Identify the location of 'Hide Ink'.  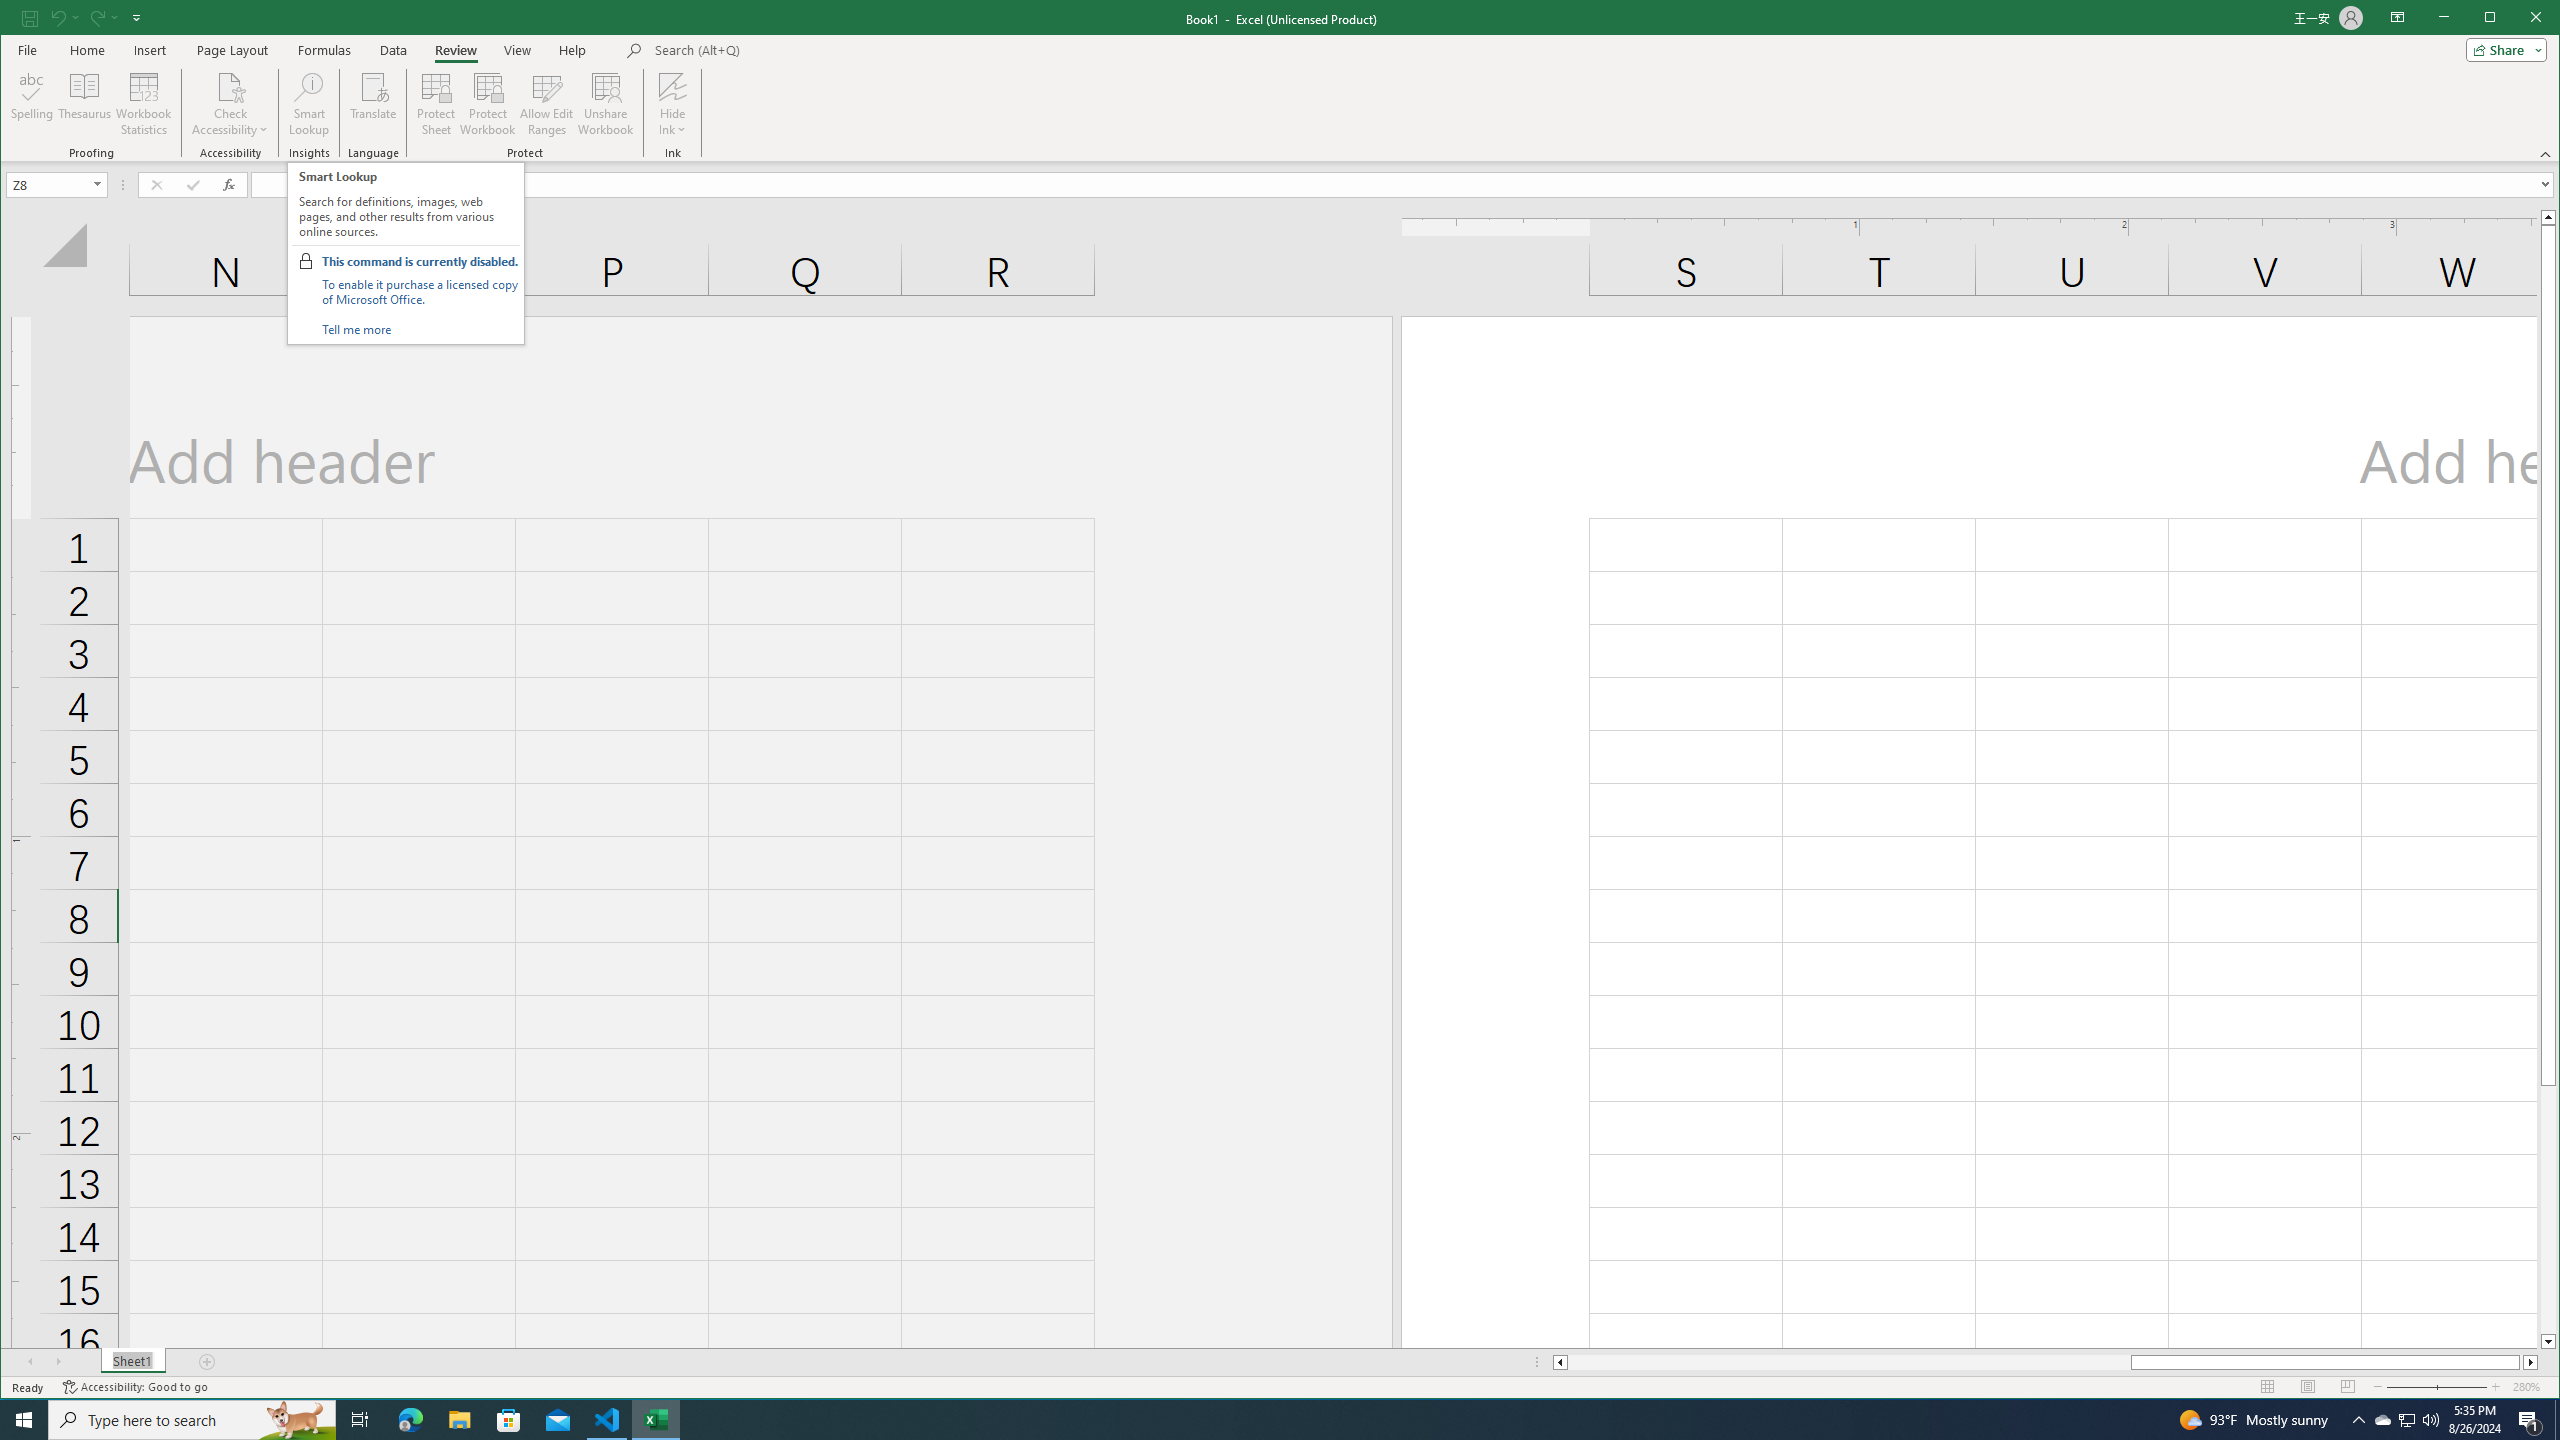
(672, 103).